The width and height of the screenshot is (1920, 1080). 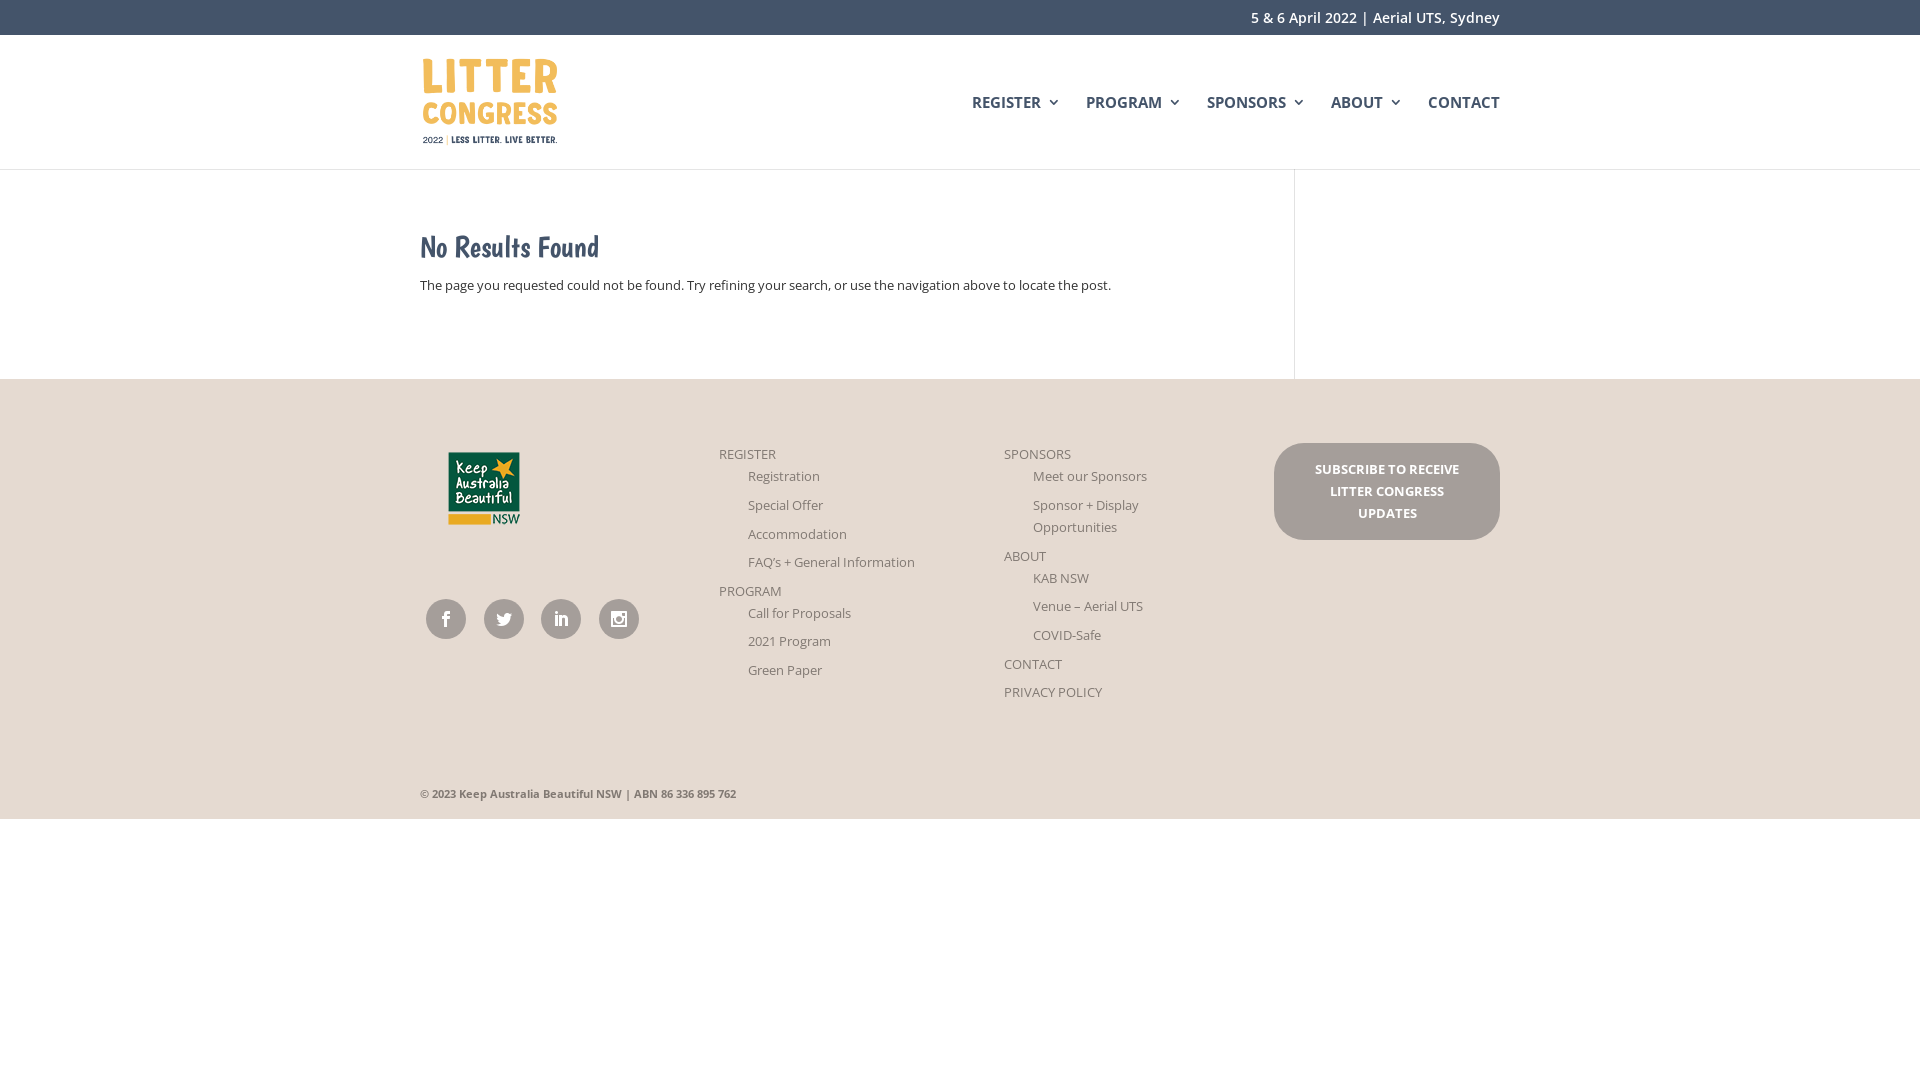 What do you see at coordinates (784, 504) in the screenshot?
I see `'Special Offer'` at bounding box center [784, 504].